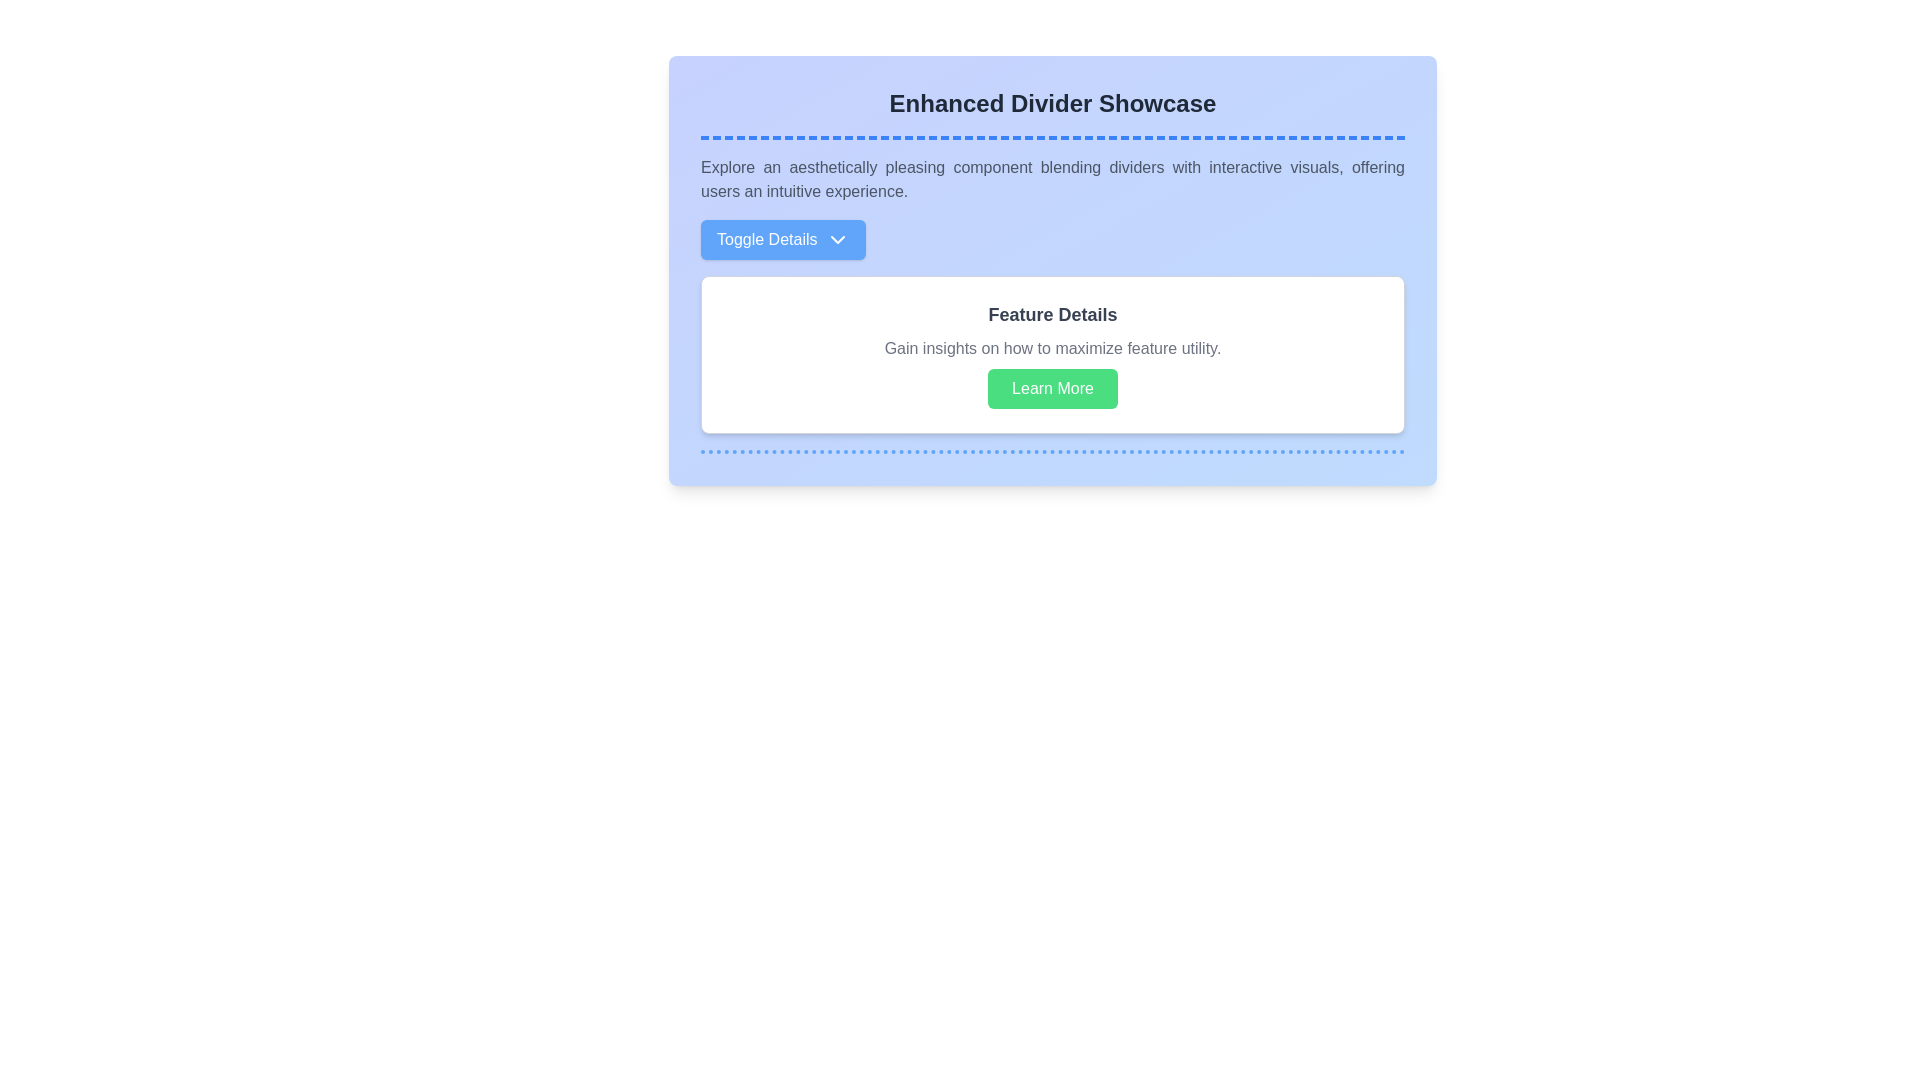 The height and width of the screenshot is (1080, 1920). What do you see at coordinates (1051, 326) in the screenshot?
I see `the Informational section titled 'Feature Details', which contains the descriptive text 'Gain insights on how to maximize feature utility.' and features a green 'Learn More' button` at bounding box center [1051, 326].